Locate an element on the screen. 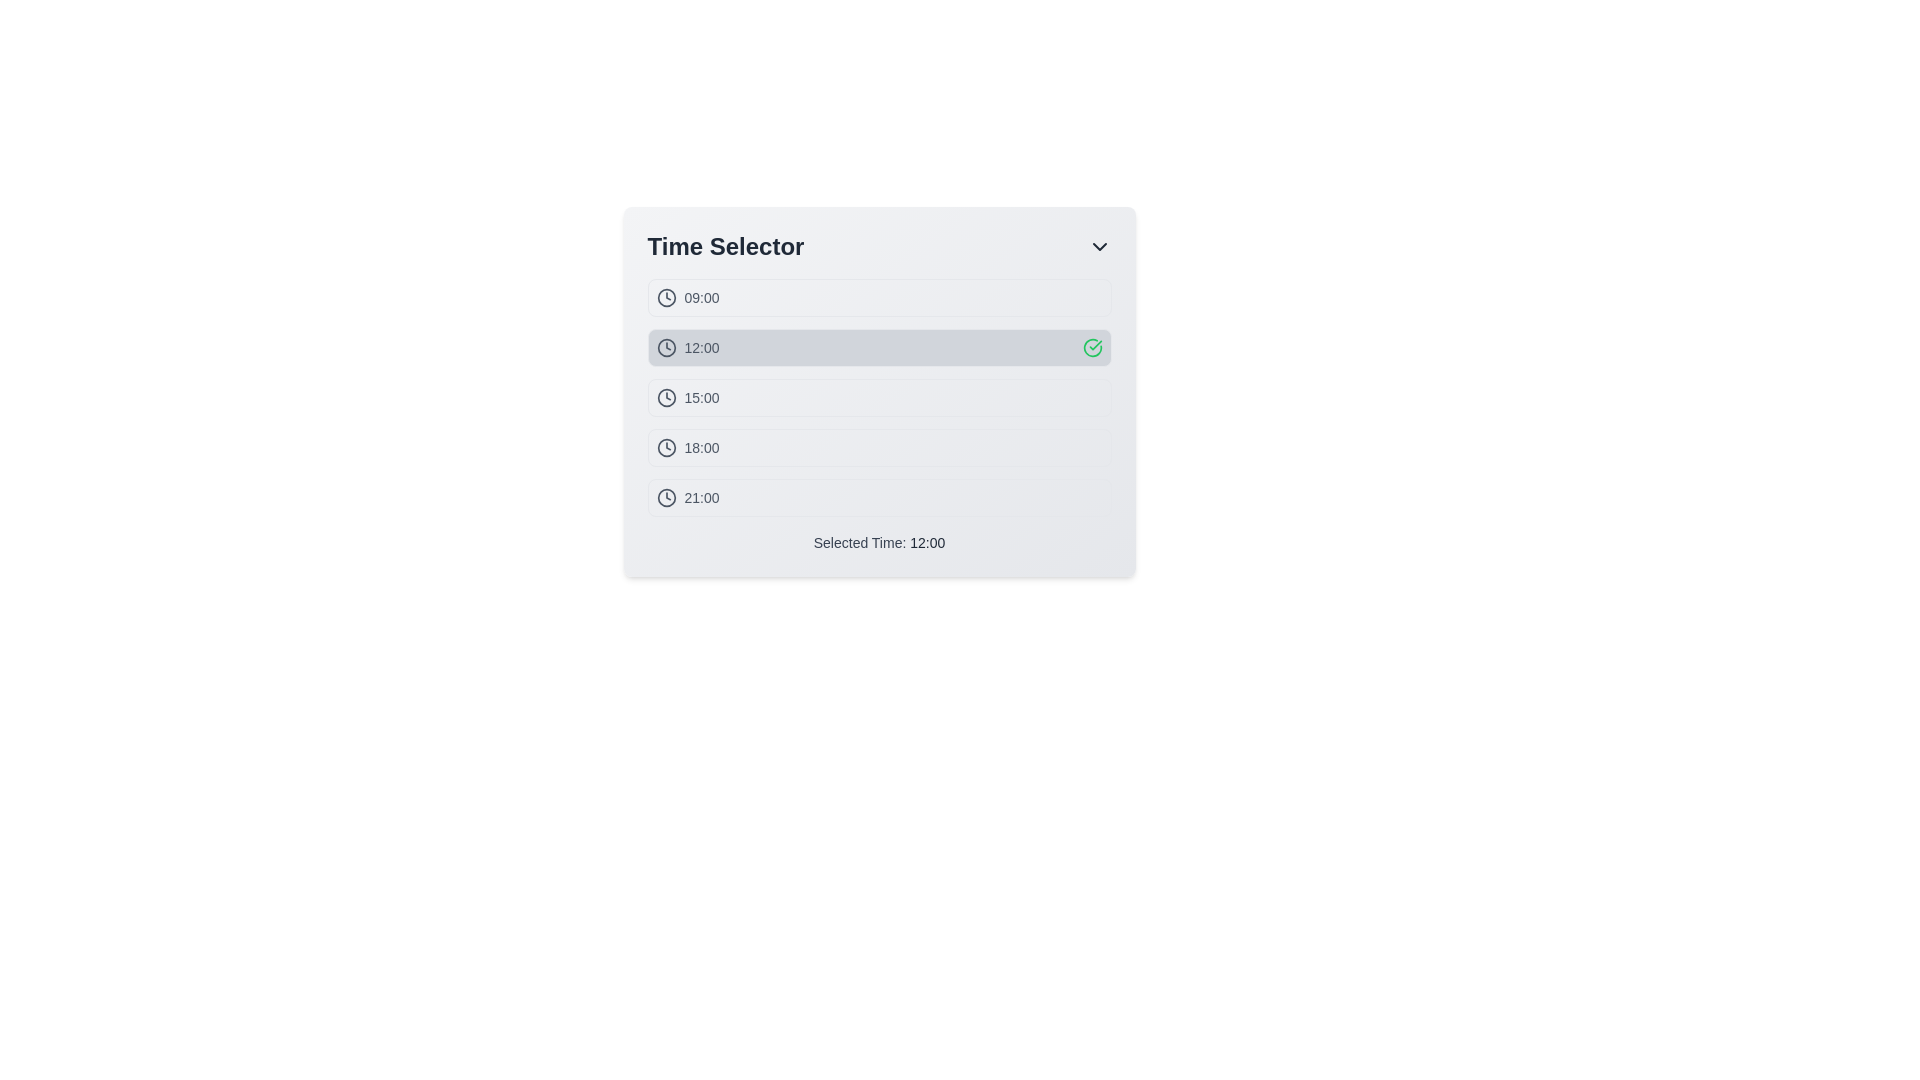 The image size is (1920, 1080). the button that allows users to select the '15:00' time slot, which is the third time slot from the top between '12:00' and '18:00' is located at coordinates (879, 415).